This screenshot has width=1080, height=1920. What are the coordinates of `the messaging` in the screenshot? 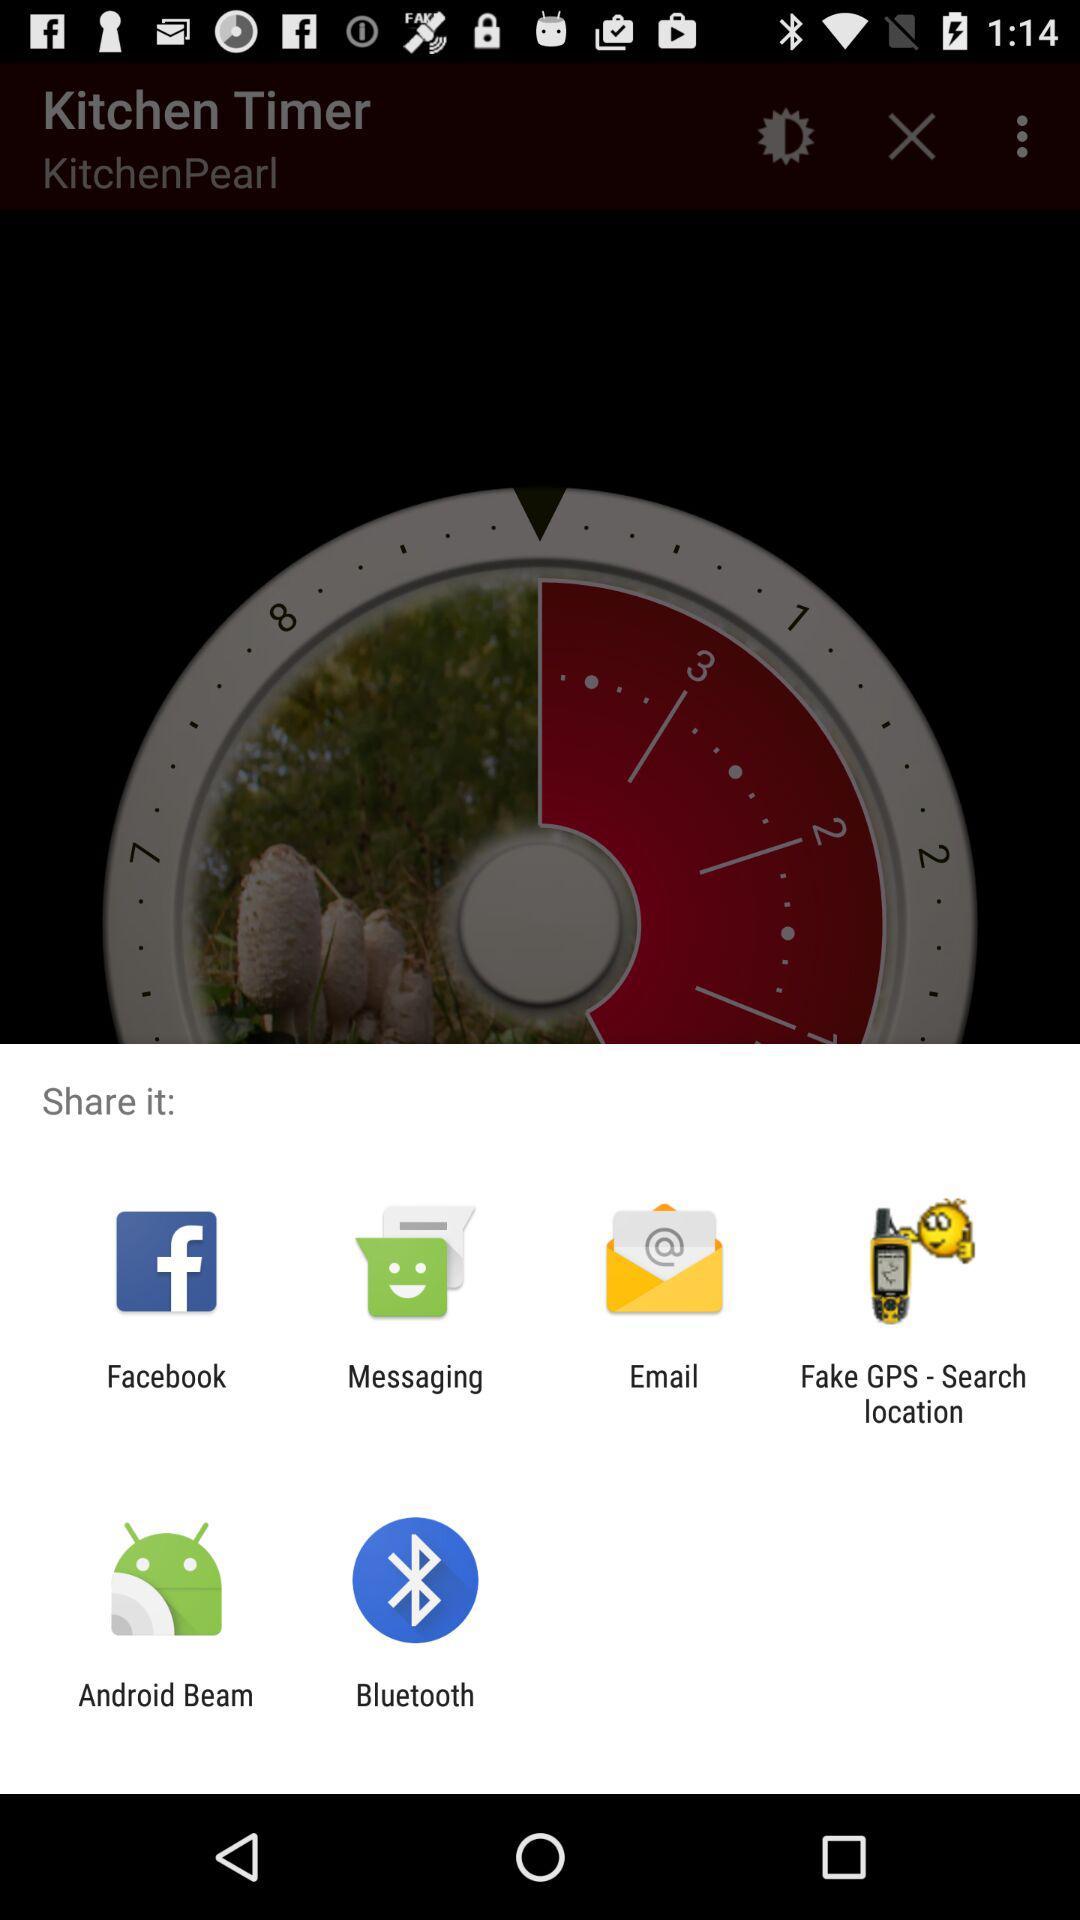 It's located at (414, 1392).